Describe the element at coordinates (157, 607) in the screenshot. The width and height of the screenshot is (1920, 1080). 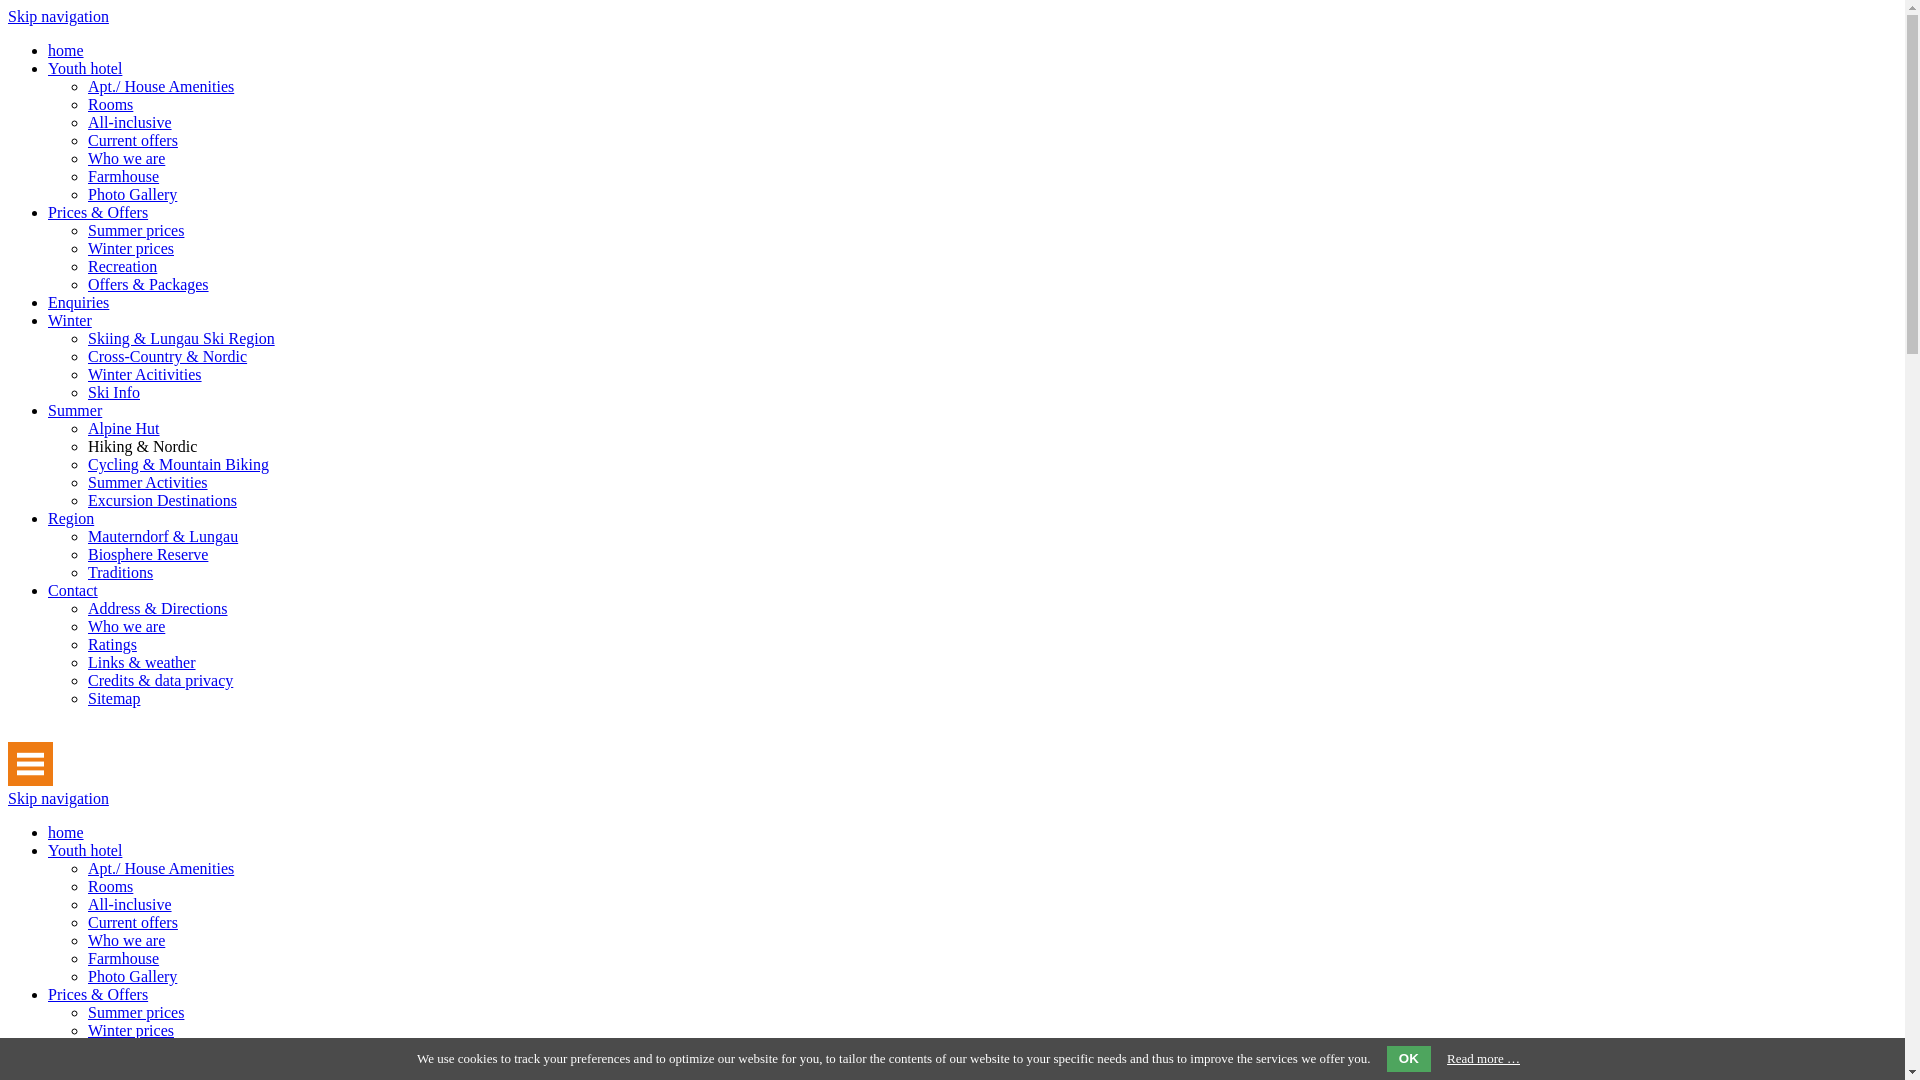
I see `'Address & Directions'` at that location.